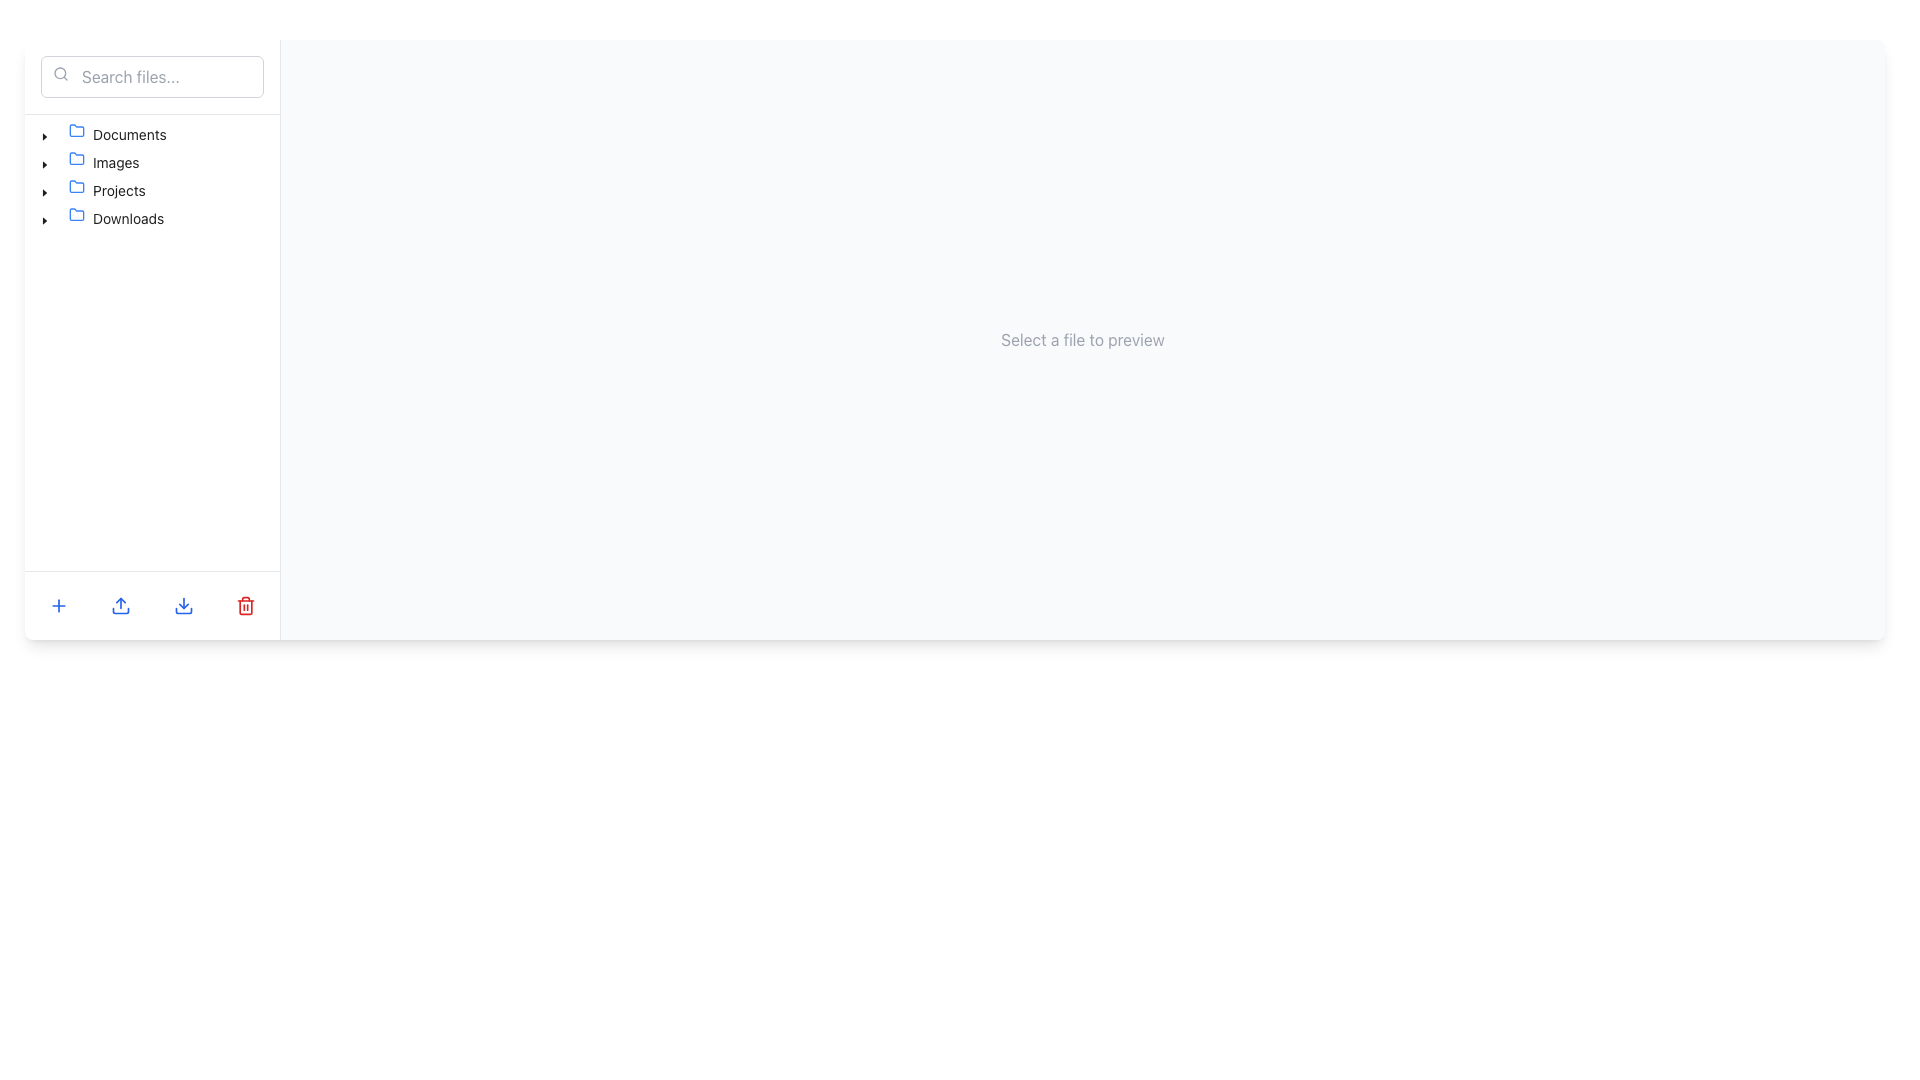  Describe the element at coordinates (44, 219) in the screenshot. I see `the Tree node toggle icon located next to the 'Downloads' label` at that location.